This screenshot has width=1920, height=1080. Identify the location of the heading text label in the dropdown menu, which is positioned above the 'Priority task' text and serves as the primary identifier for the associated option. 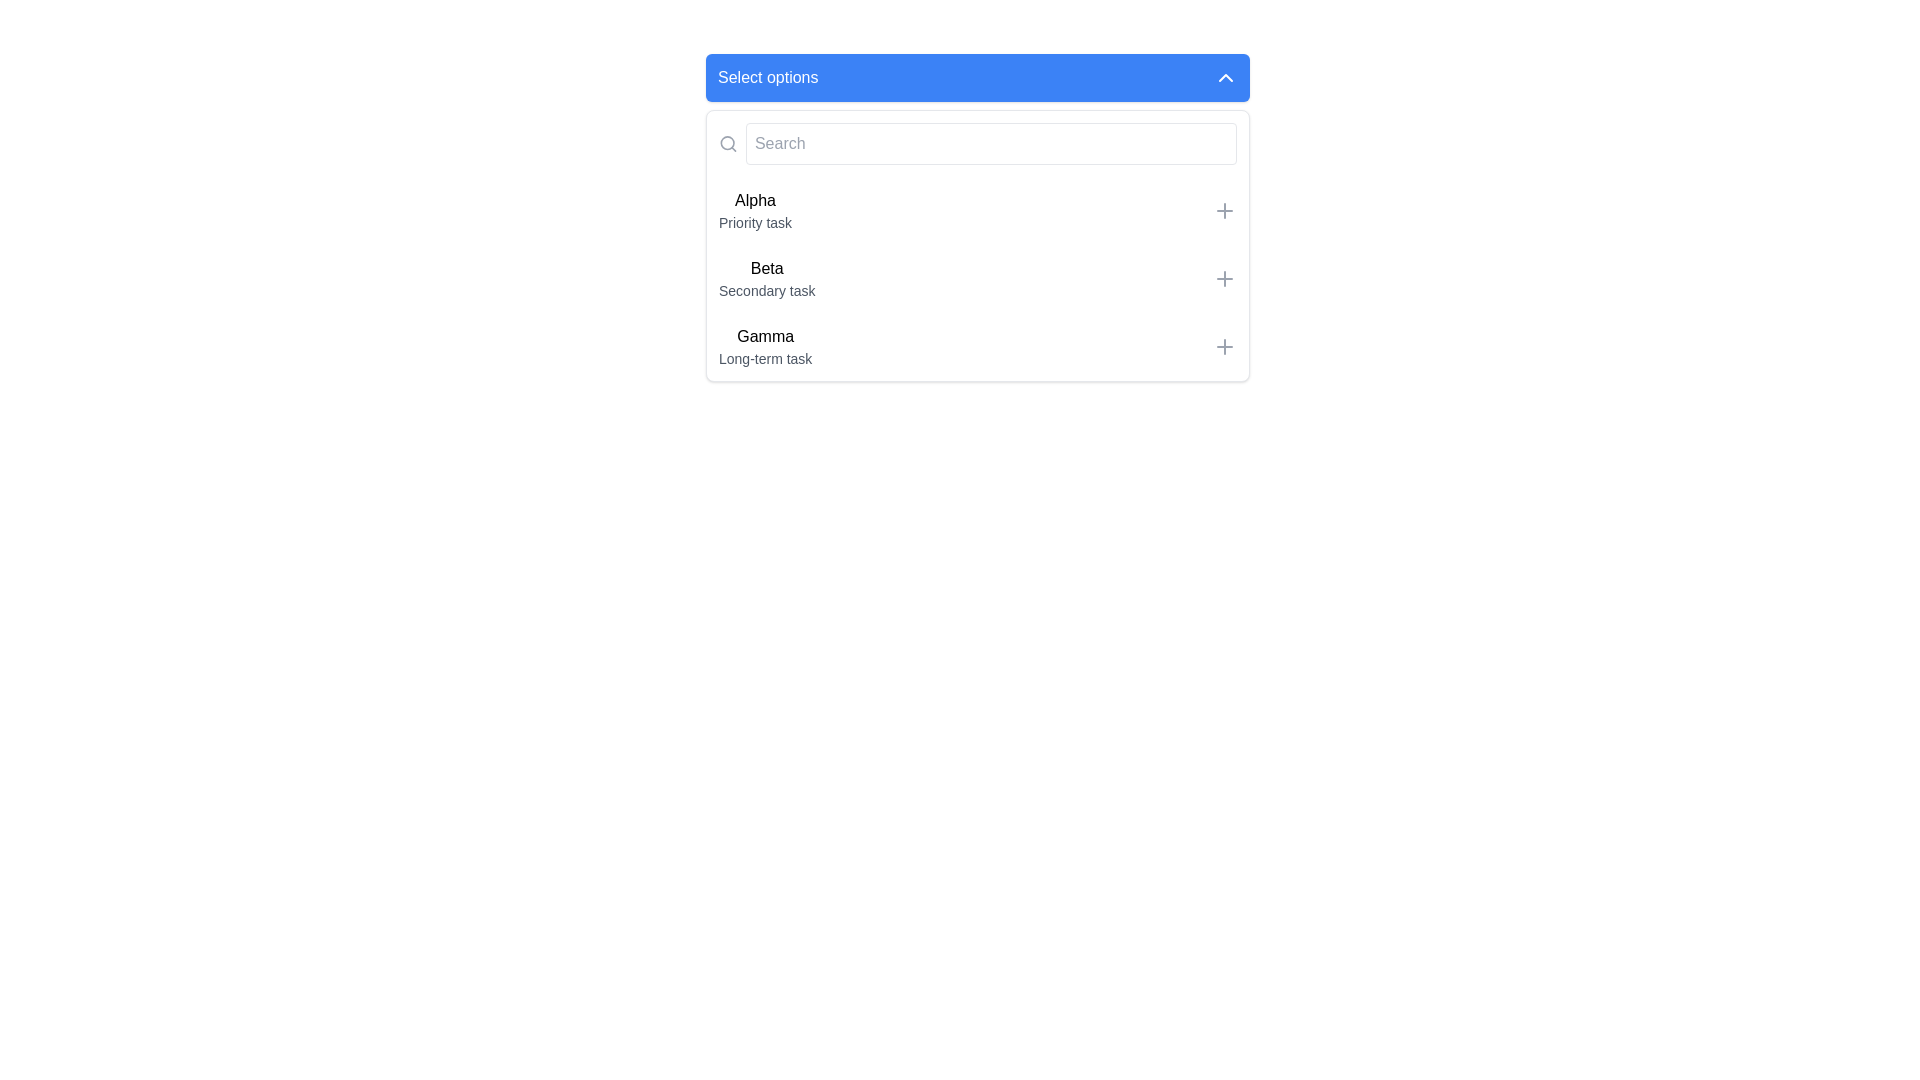
(754, 200).